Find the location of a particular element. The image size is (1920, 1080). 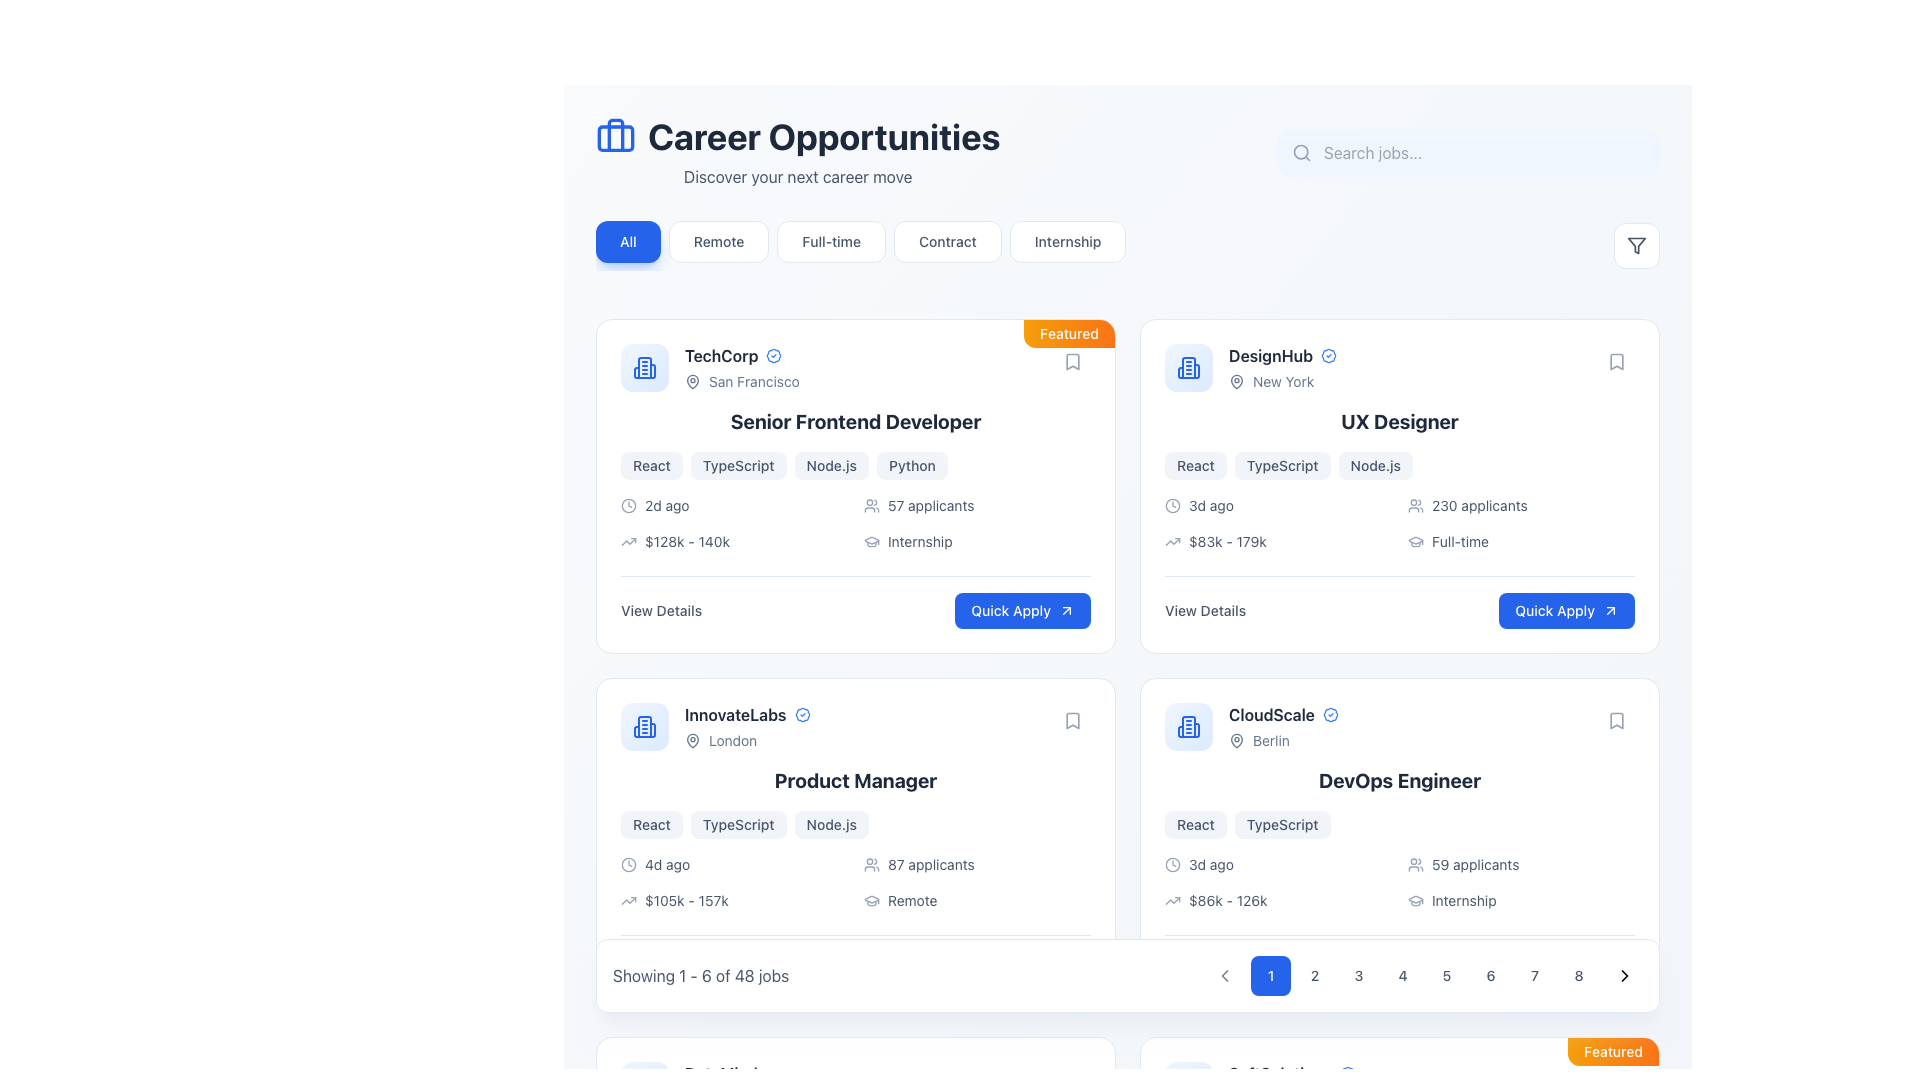

the icon representing professional or career-related content in the 'Career Opportunities' section, which is positioned to the left of the text content is located at coordinates (614, 136).